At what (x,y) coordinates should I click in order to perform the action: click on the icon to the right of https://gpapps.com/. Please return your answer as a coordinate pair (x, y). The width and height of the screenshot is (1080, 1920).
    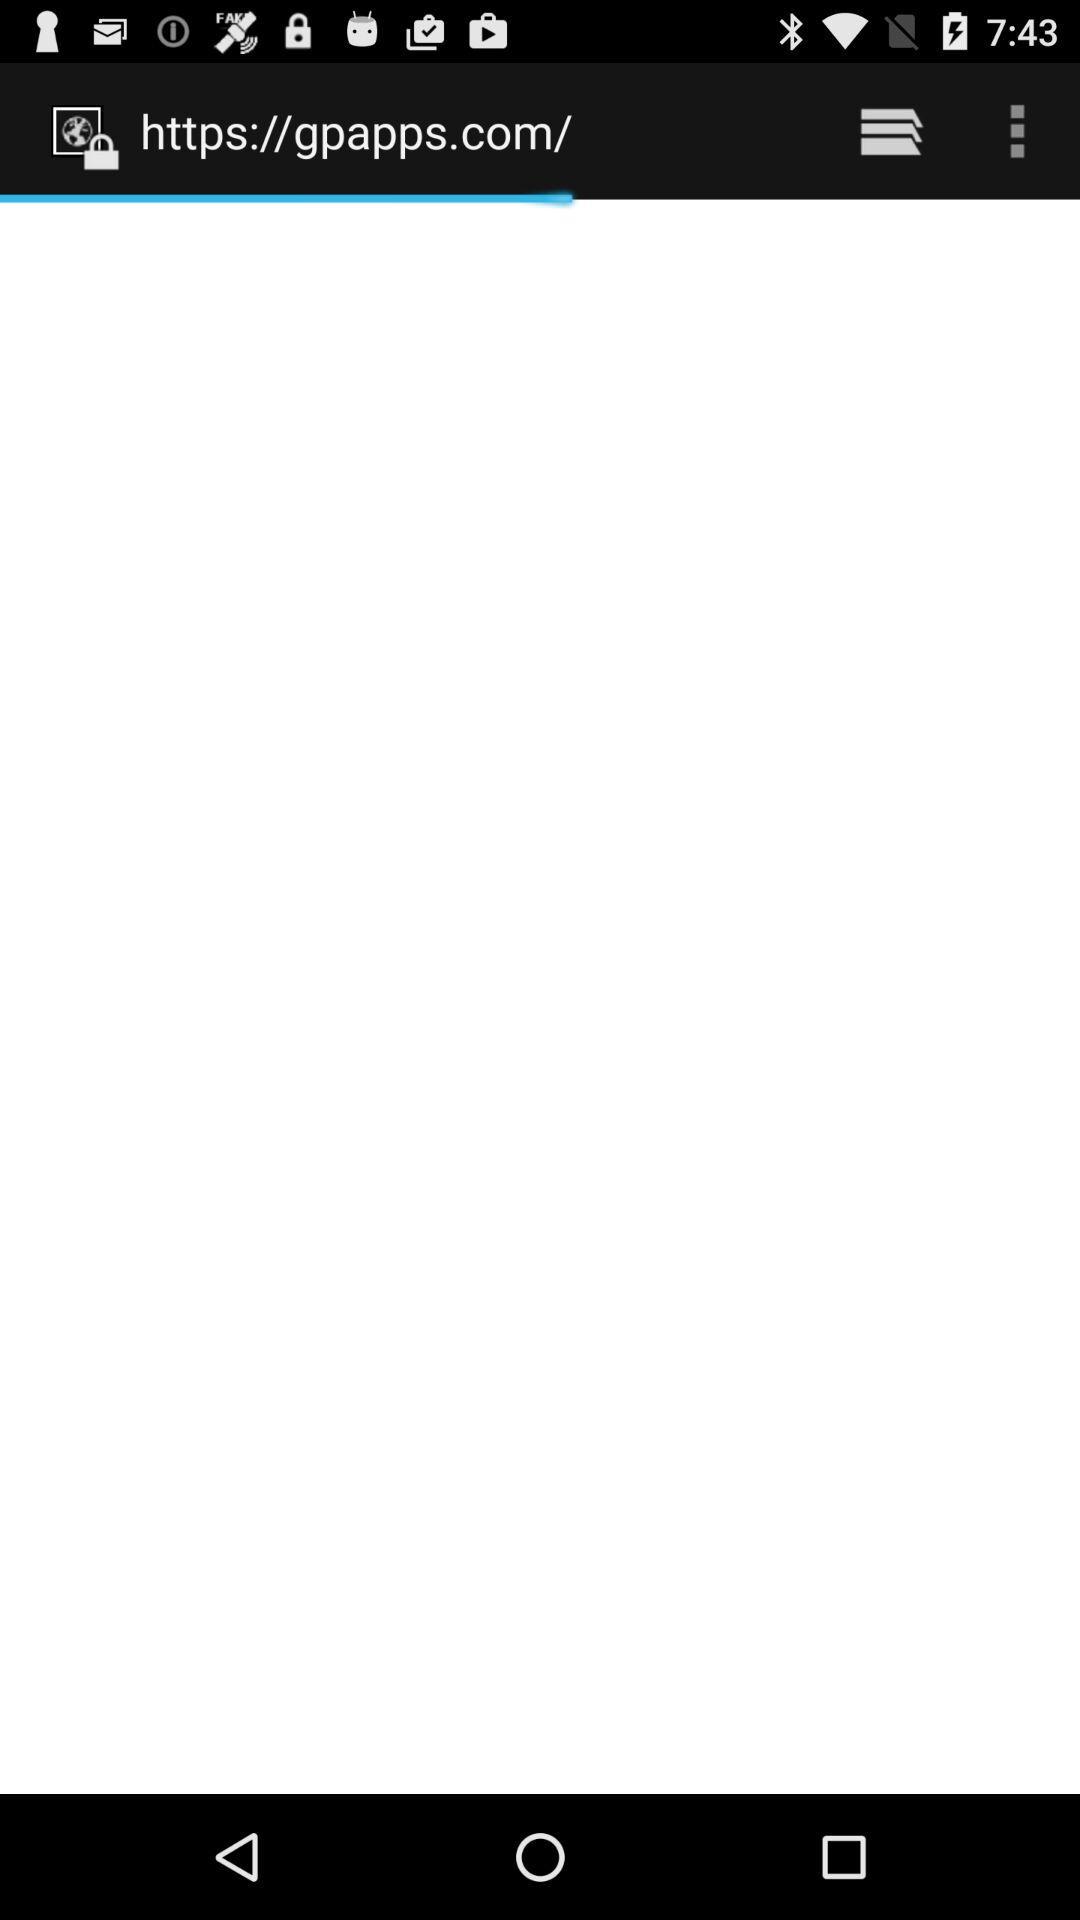
    Looking at the image, I should click on (890, 130).